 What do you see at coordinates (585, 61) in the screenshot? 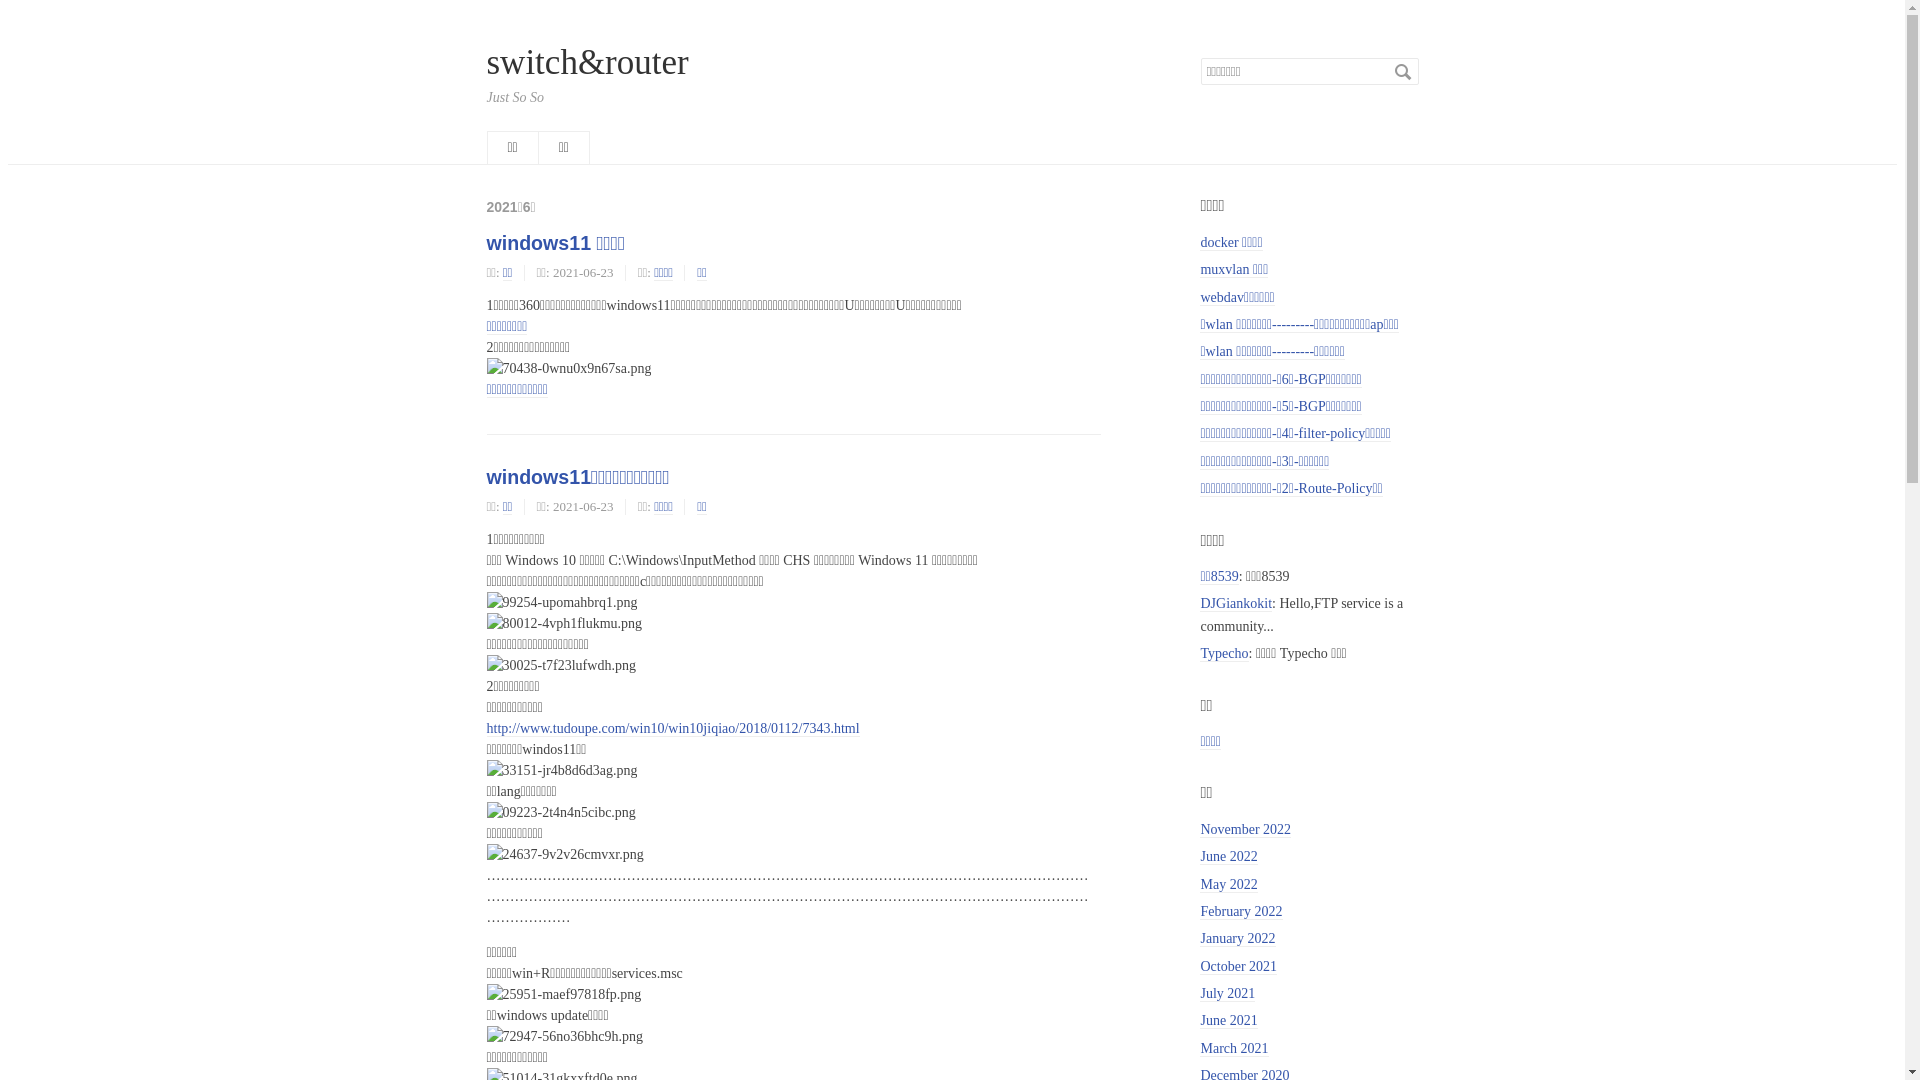
I see `'switch&router'` at bounding box center [585, 61].